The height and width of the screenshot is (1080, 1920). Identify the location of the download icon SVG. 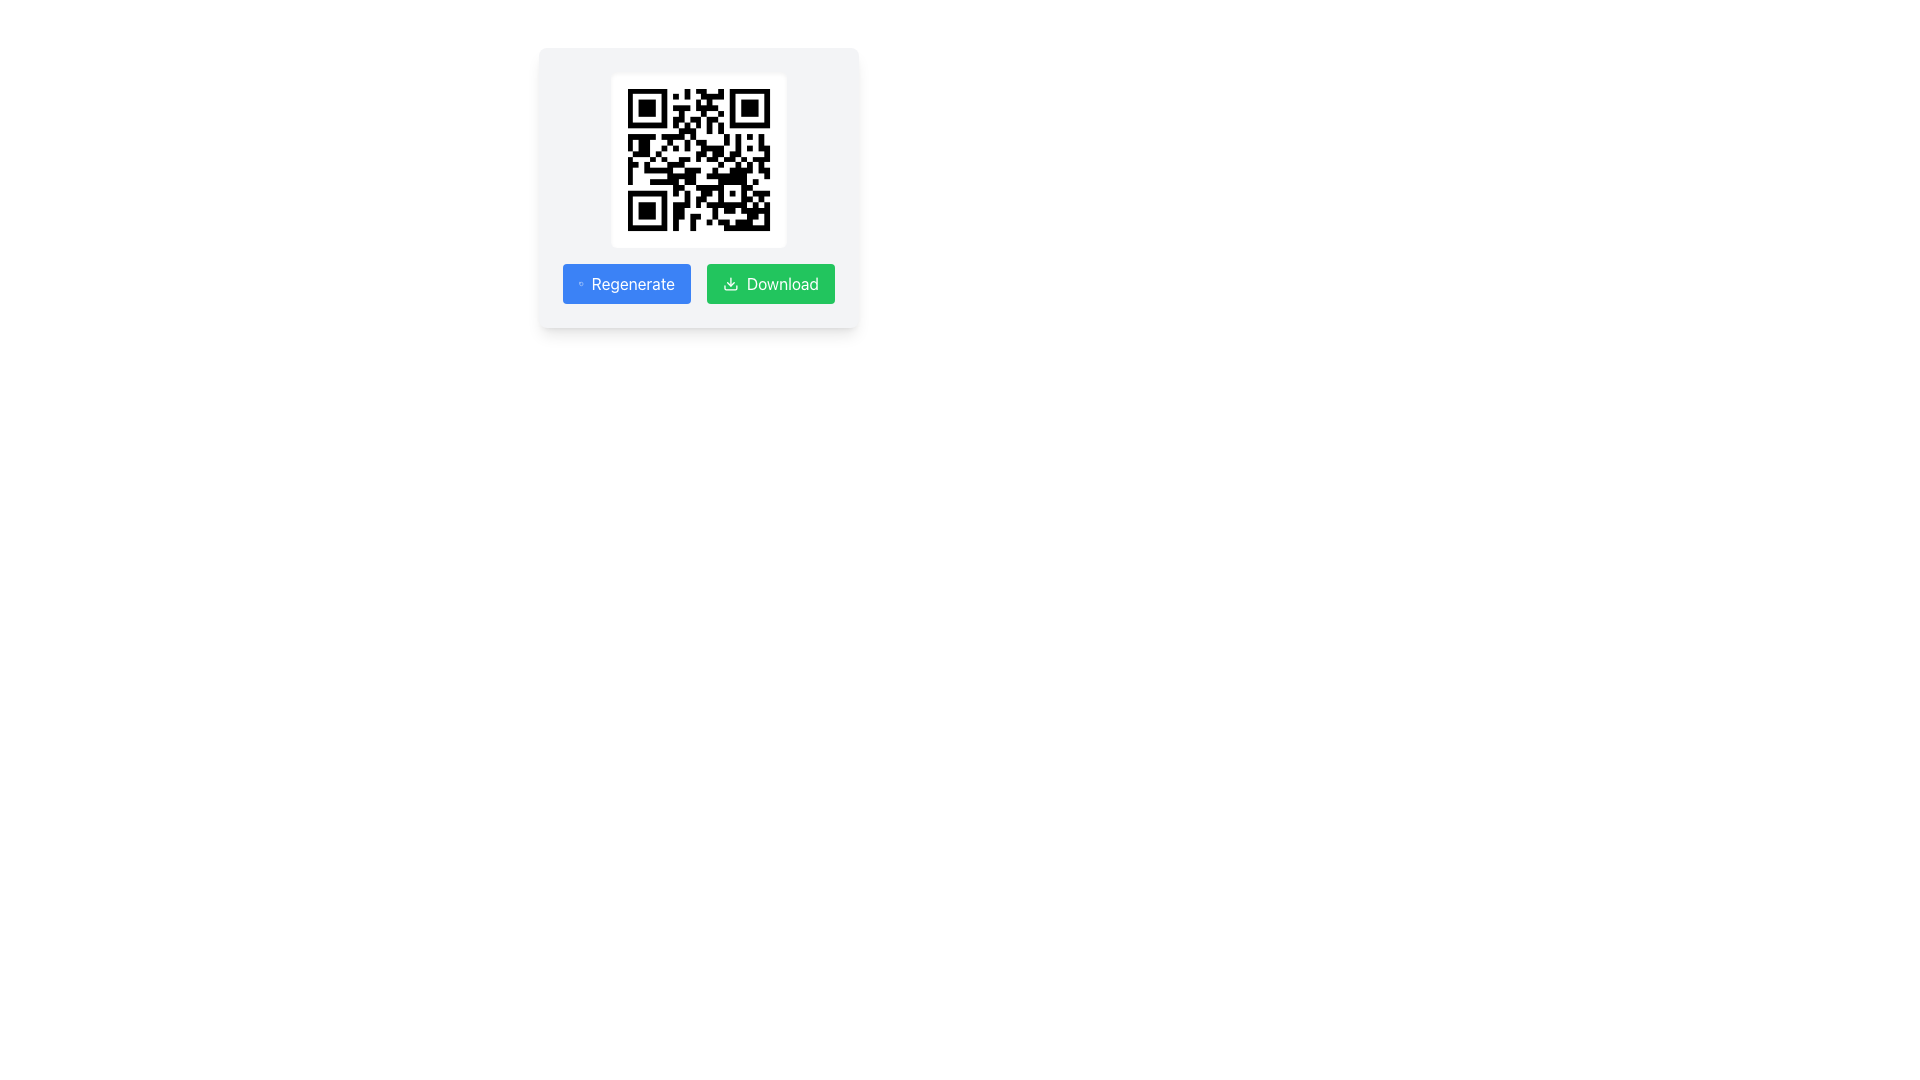
(729, 284).